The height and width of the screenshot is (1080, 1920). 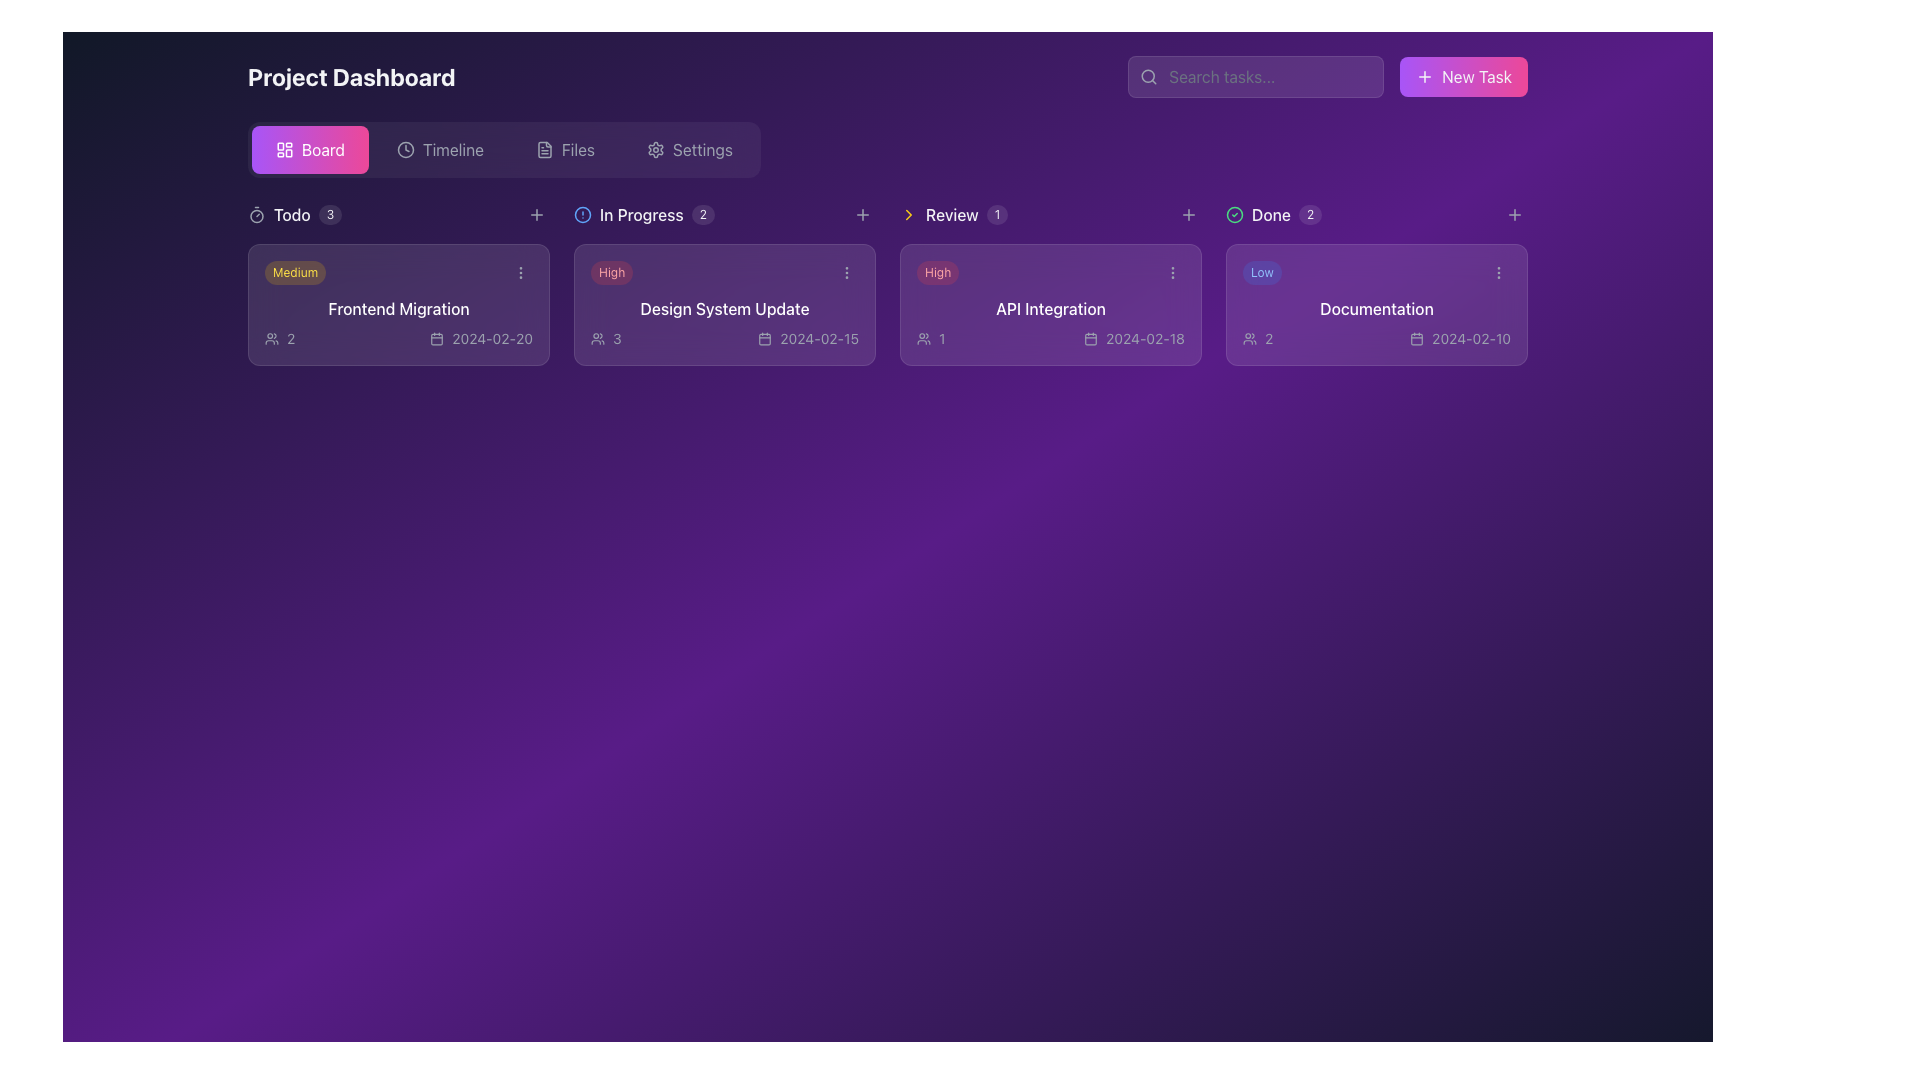 I want to click on the text label displaying the date '2024-02-18' which is located at the bottom-right of the 'API Integration' card in the 'Review' section of the project dashboard, so click(x=1145, y=338).